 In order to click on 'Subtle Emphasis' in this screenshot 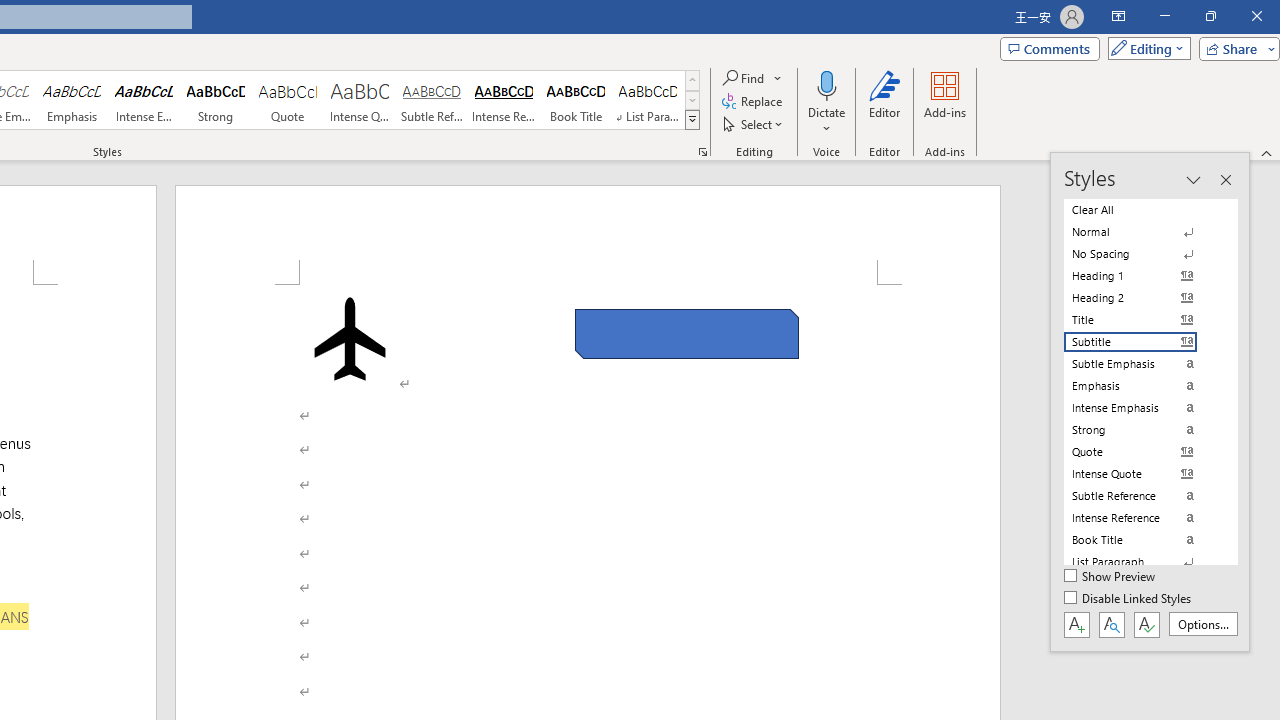, I will do `click(1142, 363)`.